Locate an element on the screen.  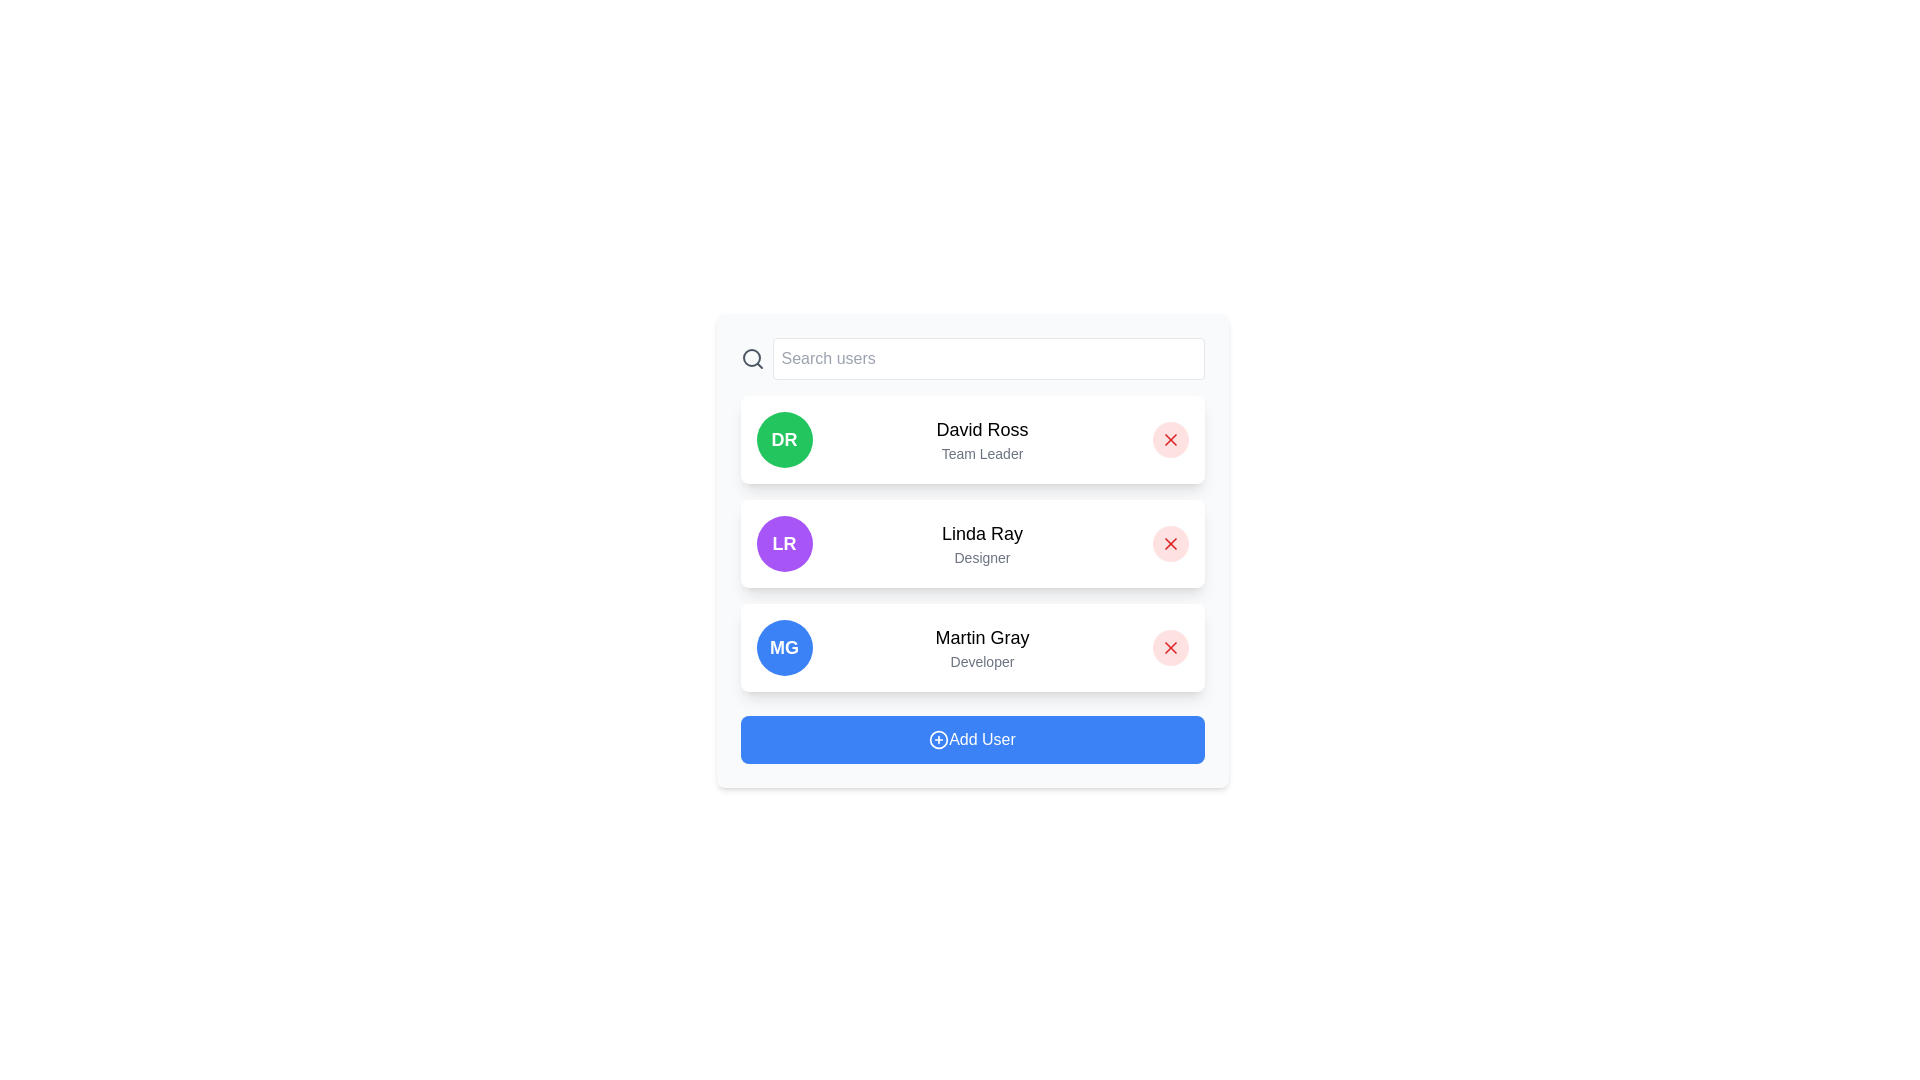
the text label 'Developer' located beneath the name 'Martin Gray' in the third user card of the vertical user list is located at coordinates (982, 662).